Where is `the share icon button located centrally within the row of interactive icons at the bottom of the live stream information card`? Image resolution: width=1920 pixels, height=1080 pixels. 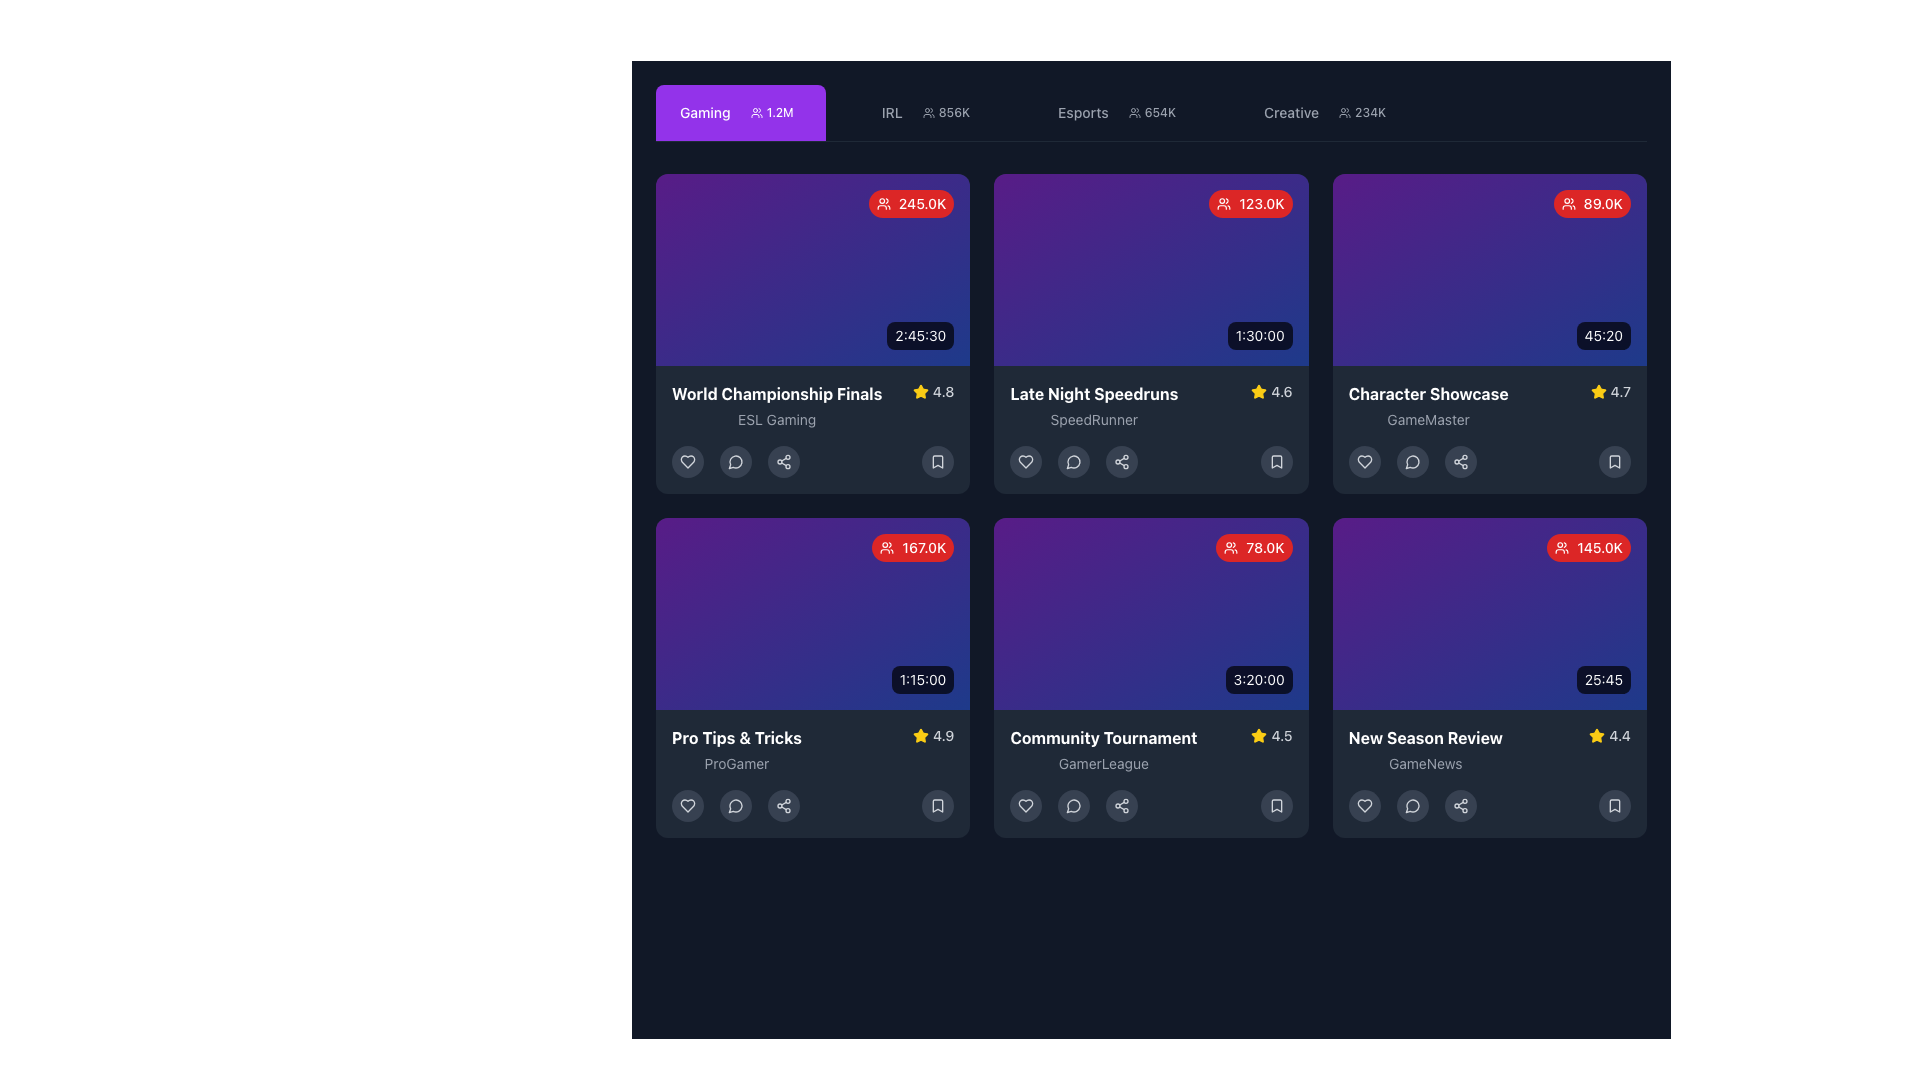 the share icon button located centrally within the row of interactive icons at the bottom of the live stream information card is located at coordinates (1122, 462).